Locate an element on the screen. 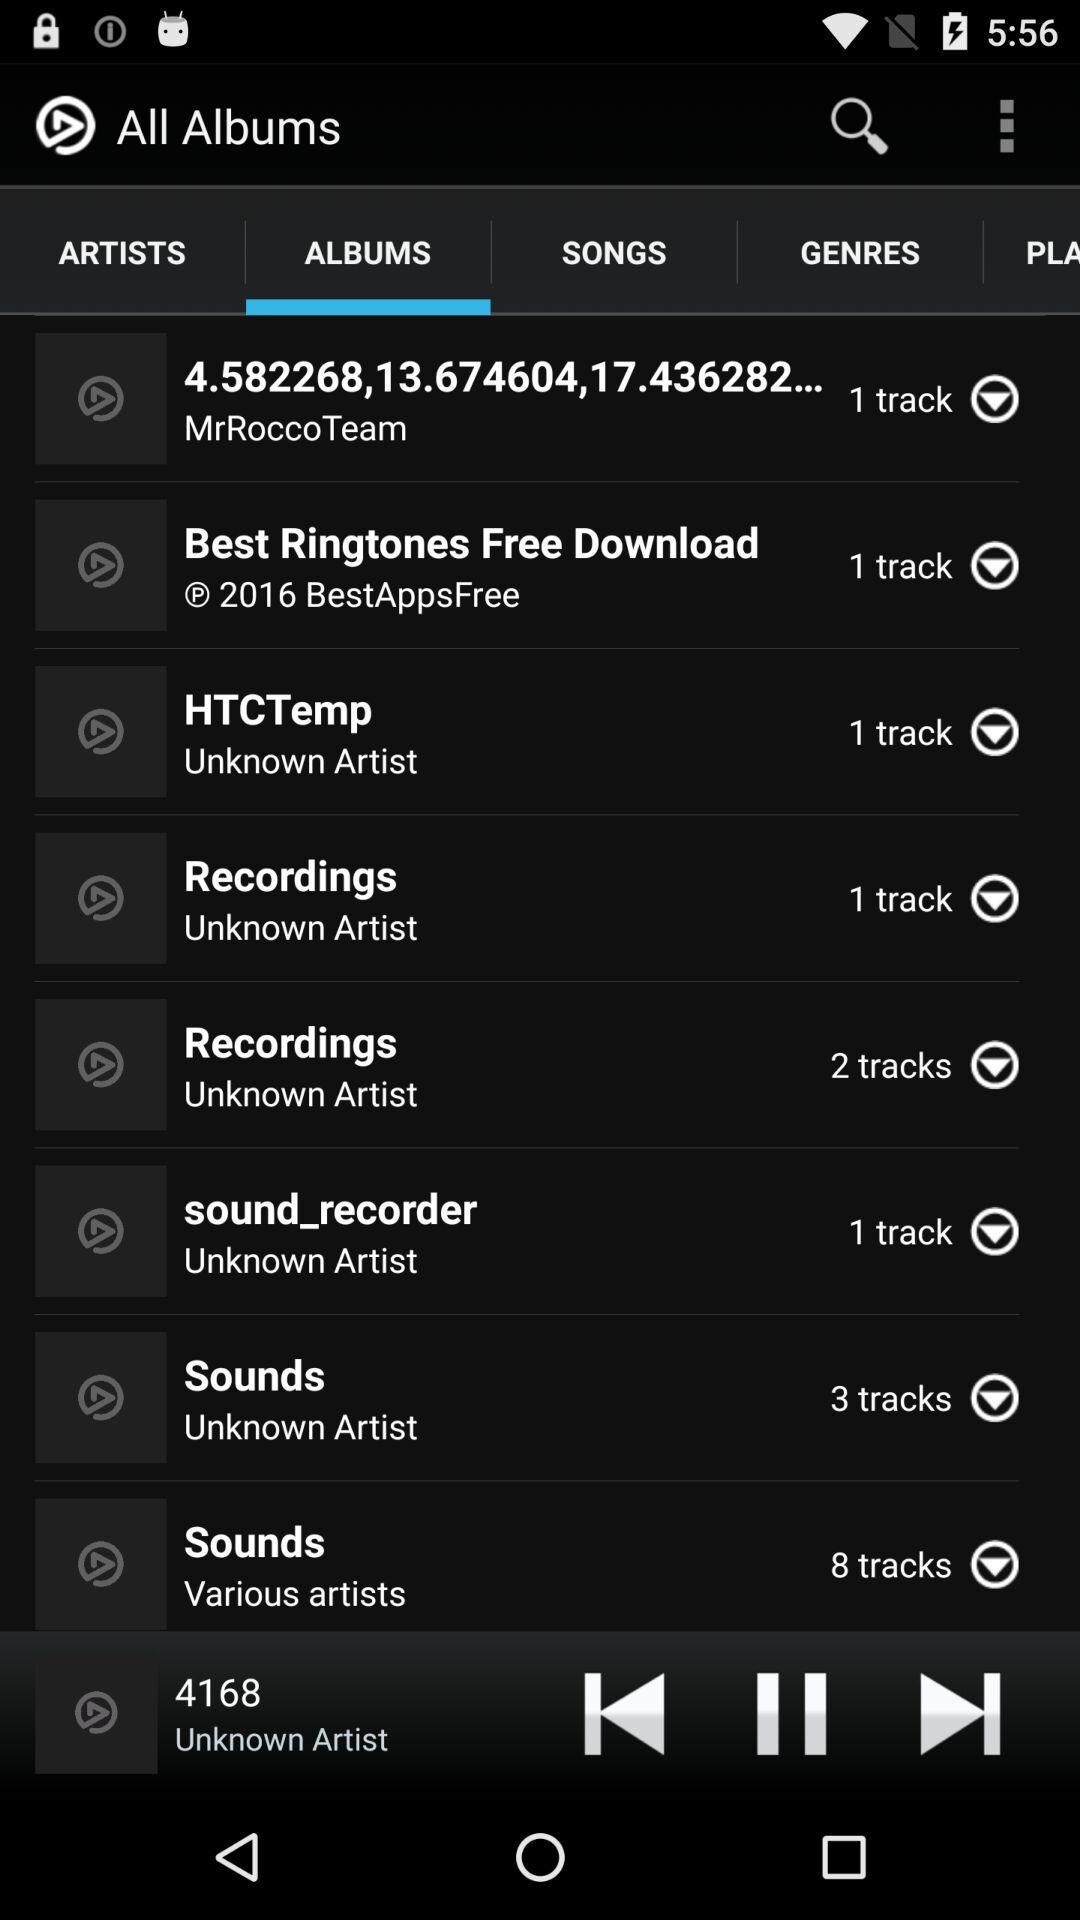 The height and width of the screenshot is (1920, 1080). the expand_more icon is located at coordinates (1003, 1495).